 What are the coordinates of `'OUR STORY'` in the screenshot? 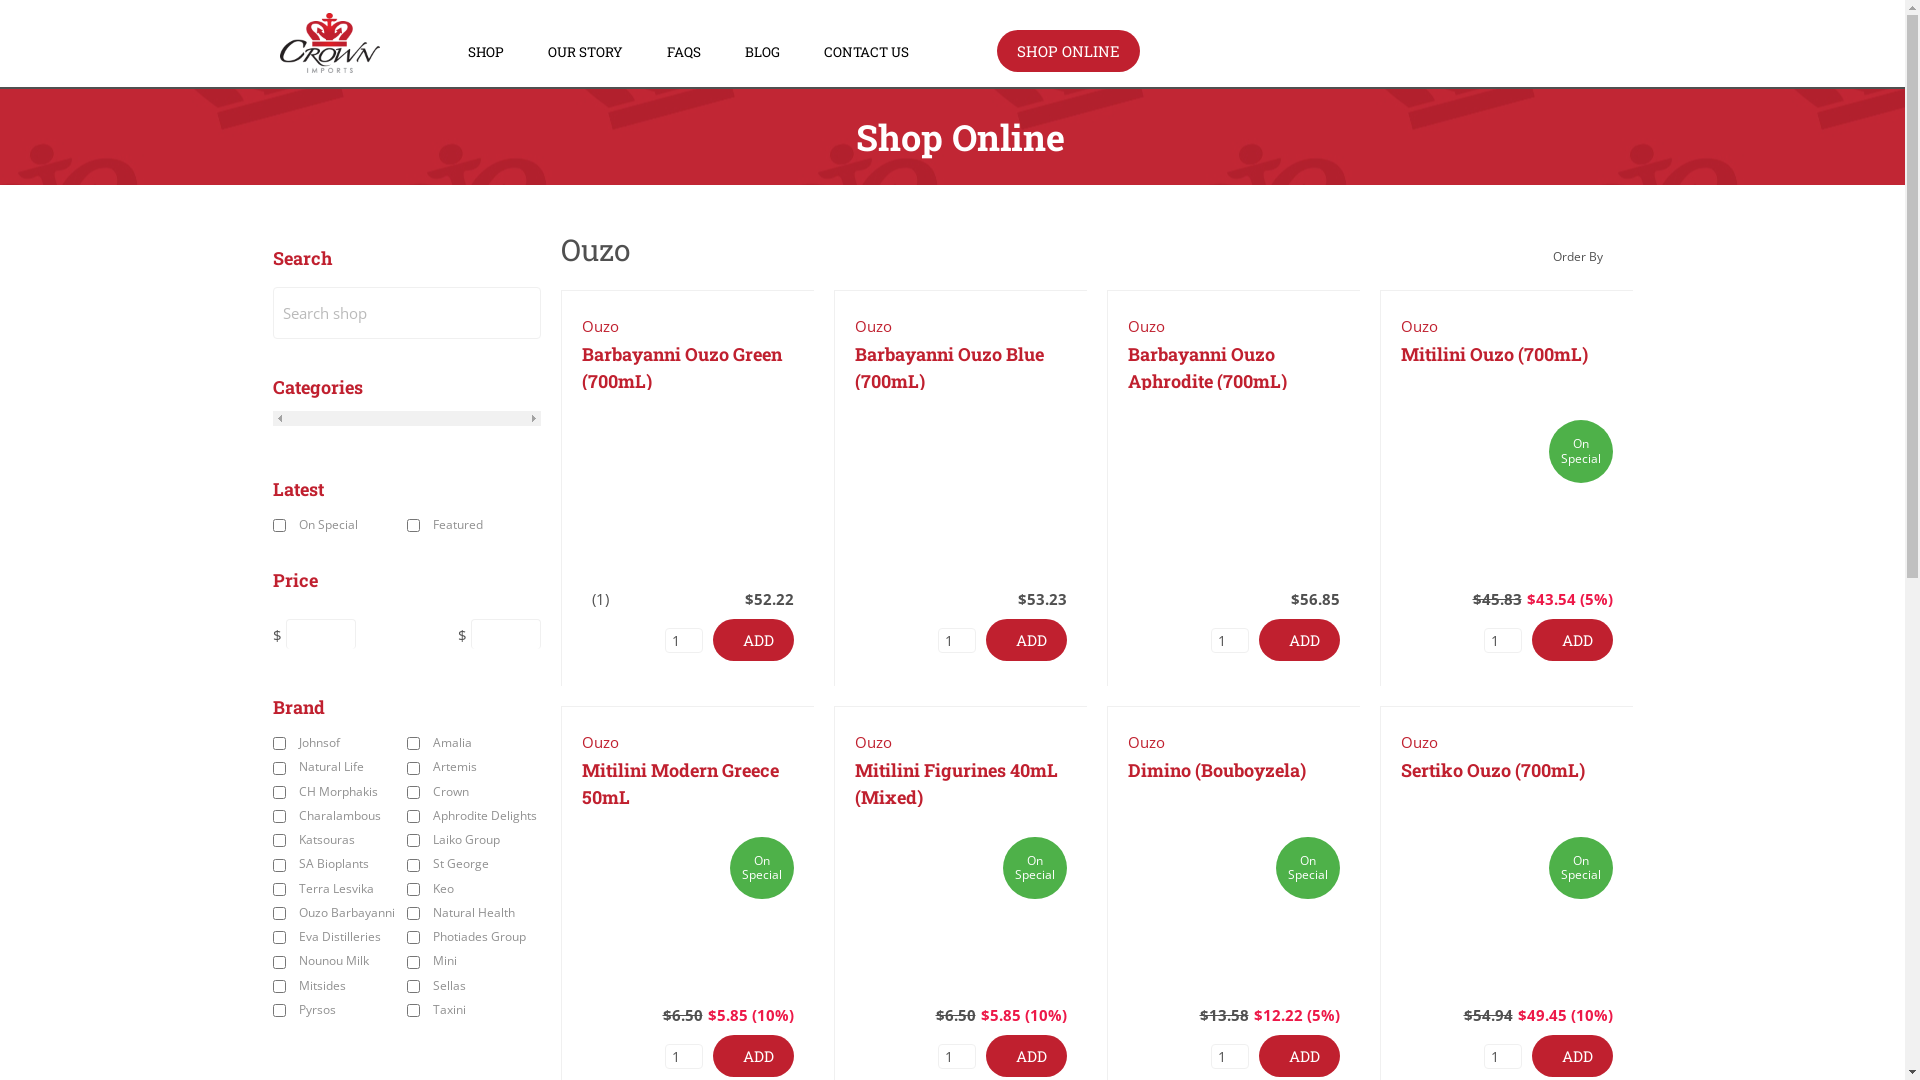 It's located at (547, 51).